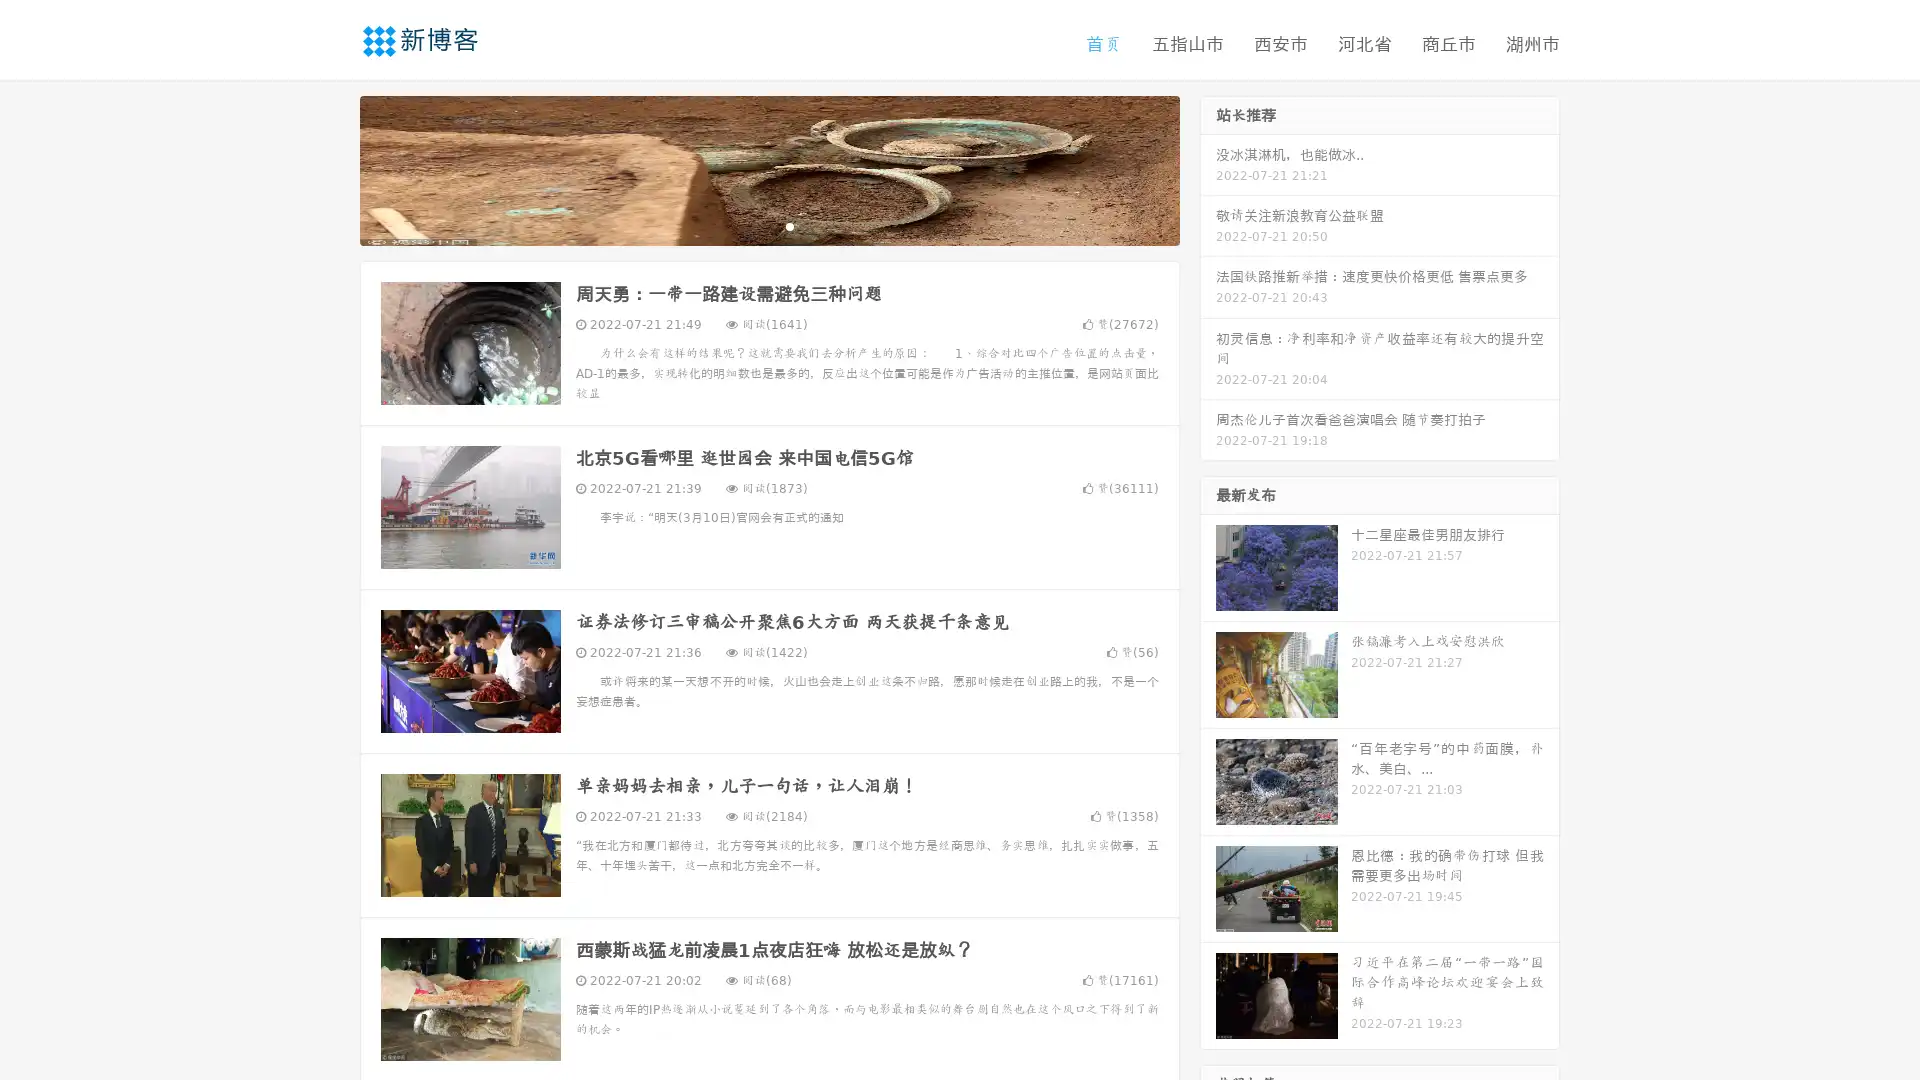  I want to click on Go to slide 3, so click(789, 225).